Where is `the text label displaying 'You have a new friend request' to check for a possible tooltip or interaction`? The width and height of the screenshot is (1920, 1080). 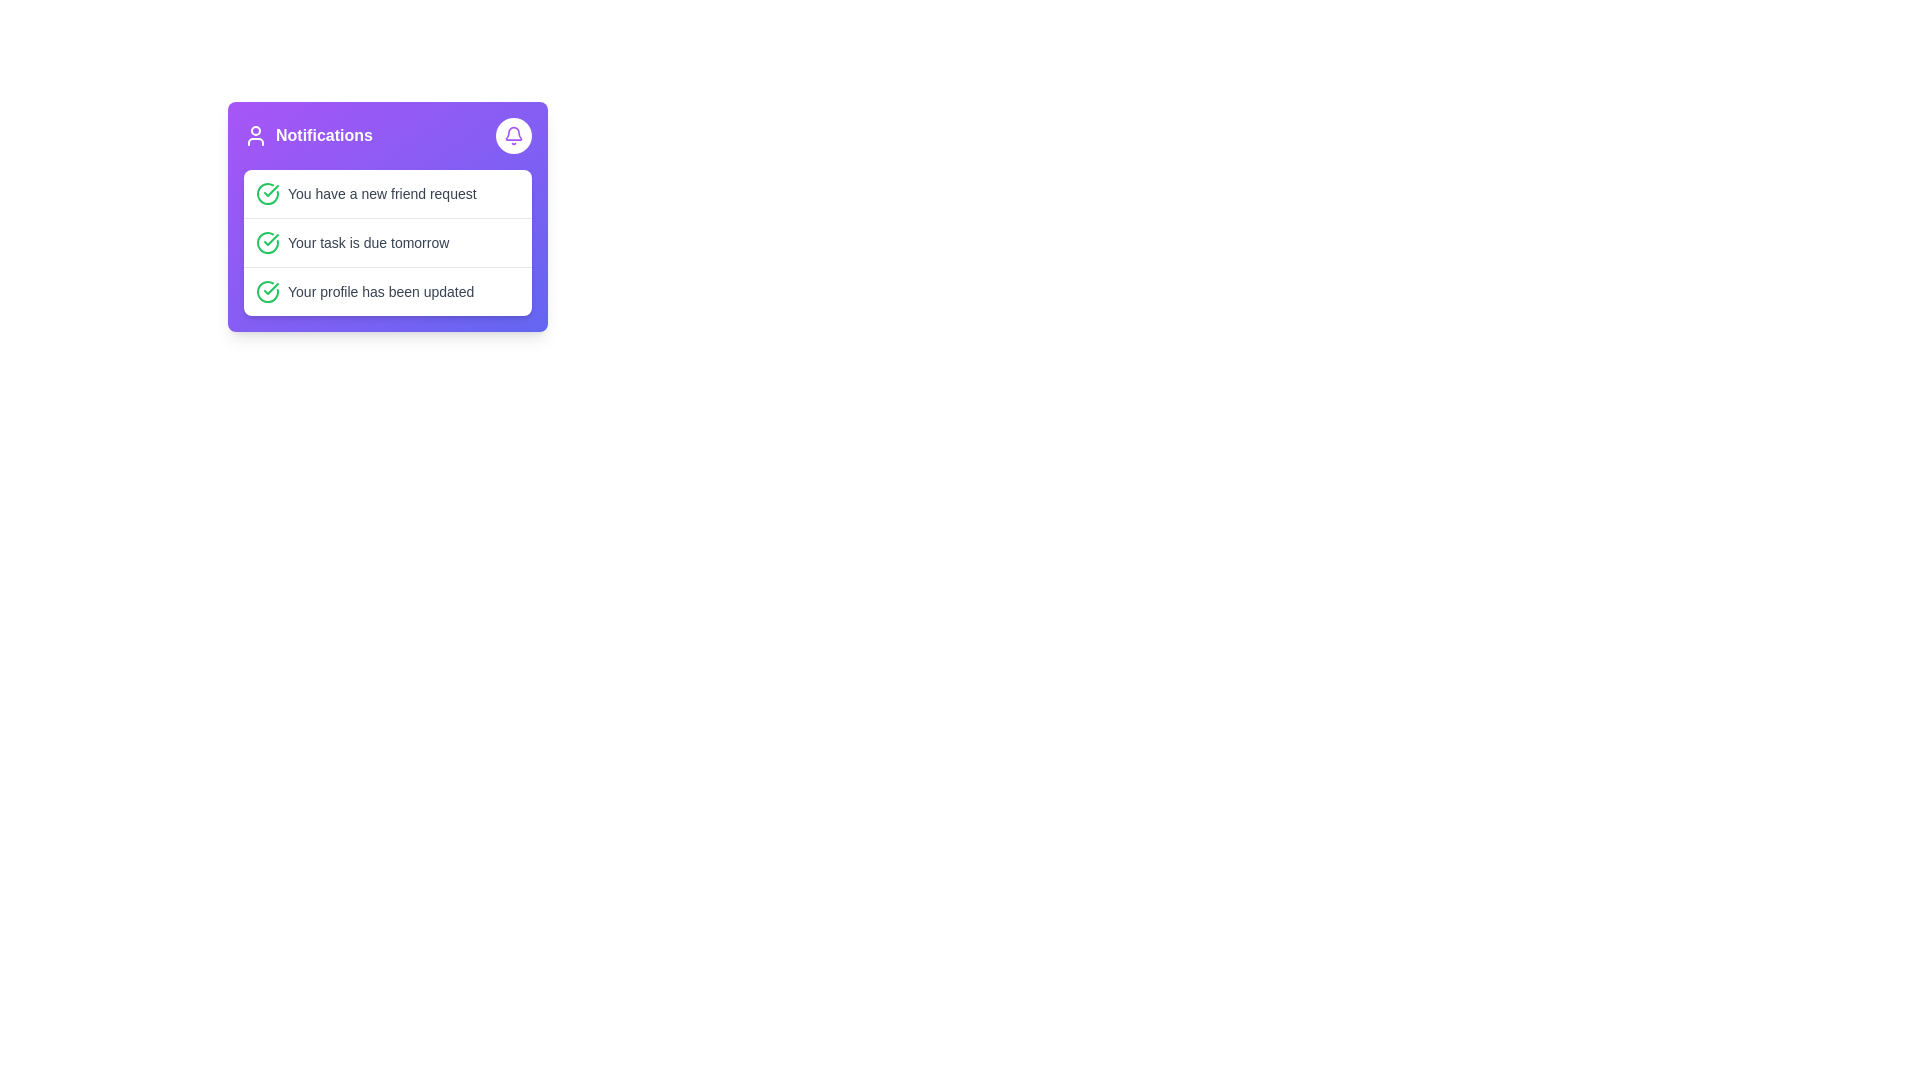
the text label displaying 'You have a new friend request' to check for a possible tooltip or interaction is located at coordinates (382, 193).